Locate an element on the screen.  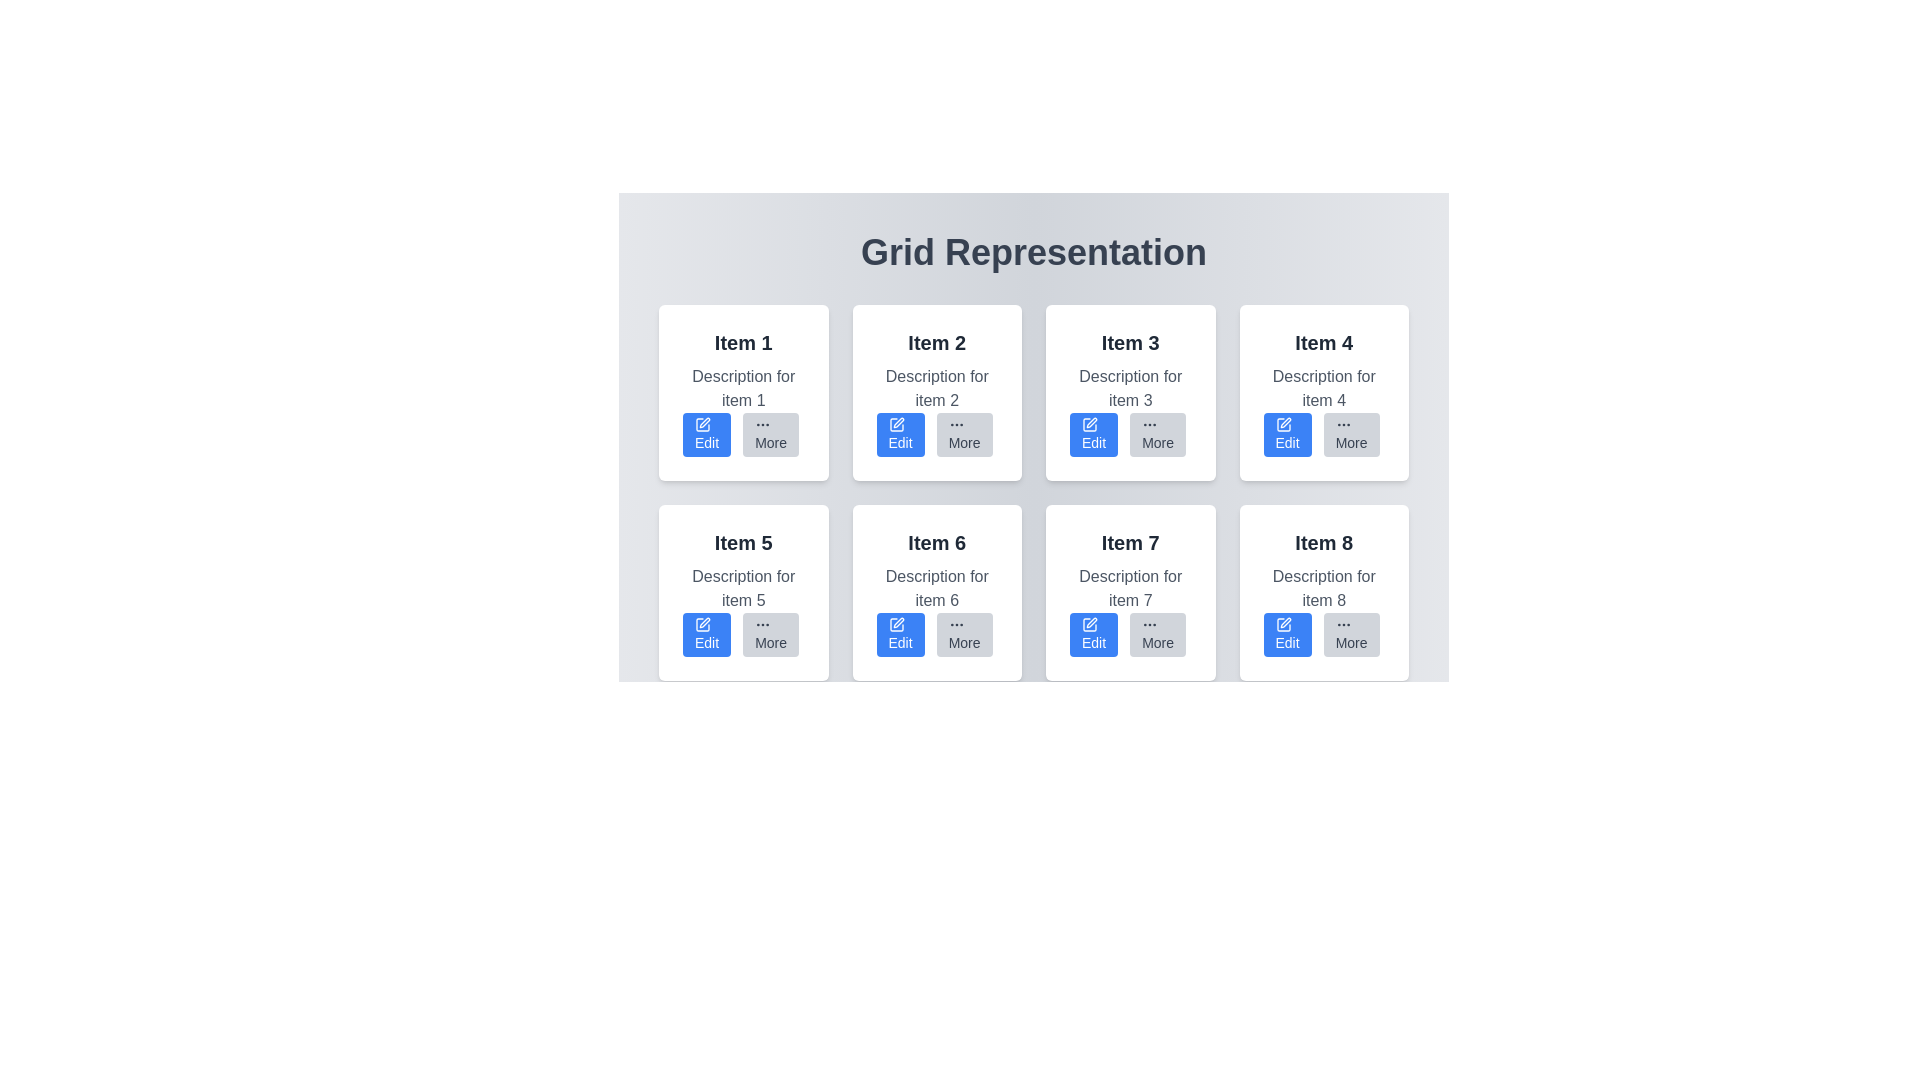
the 'More' button on the first card in the grid layout, located at the top-left corner is located at coordinates (742, 393).